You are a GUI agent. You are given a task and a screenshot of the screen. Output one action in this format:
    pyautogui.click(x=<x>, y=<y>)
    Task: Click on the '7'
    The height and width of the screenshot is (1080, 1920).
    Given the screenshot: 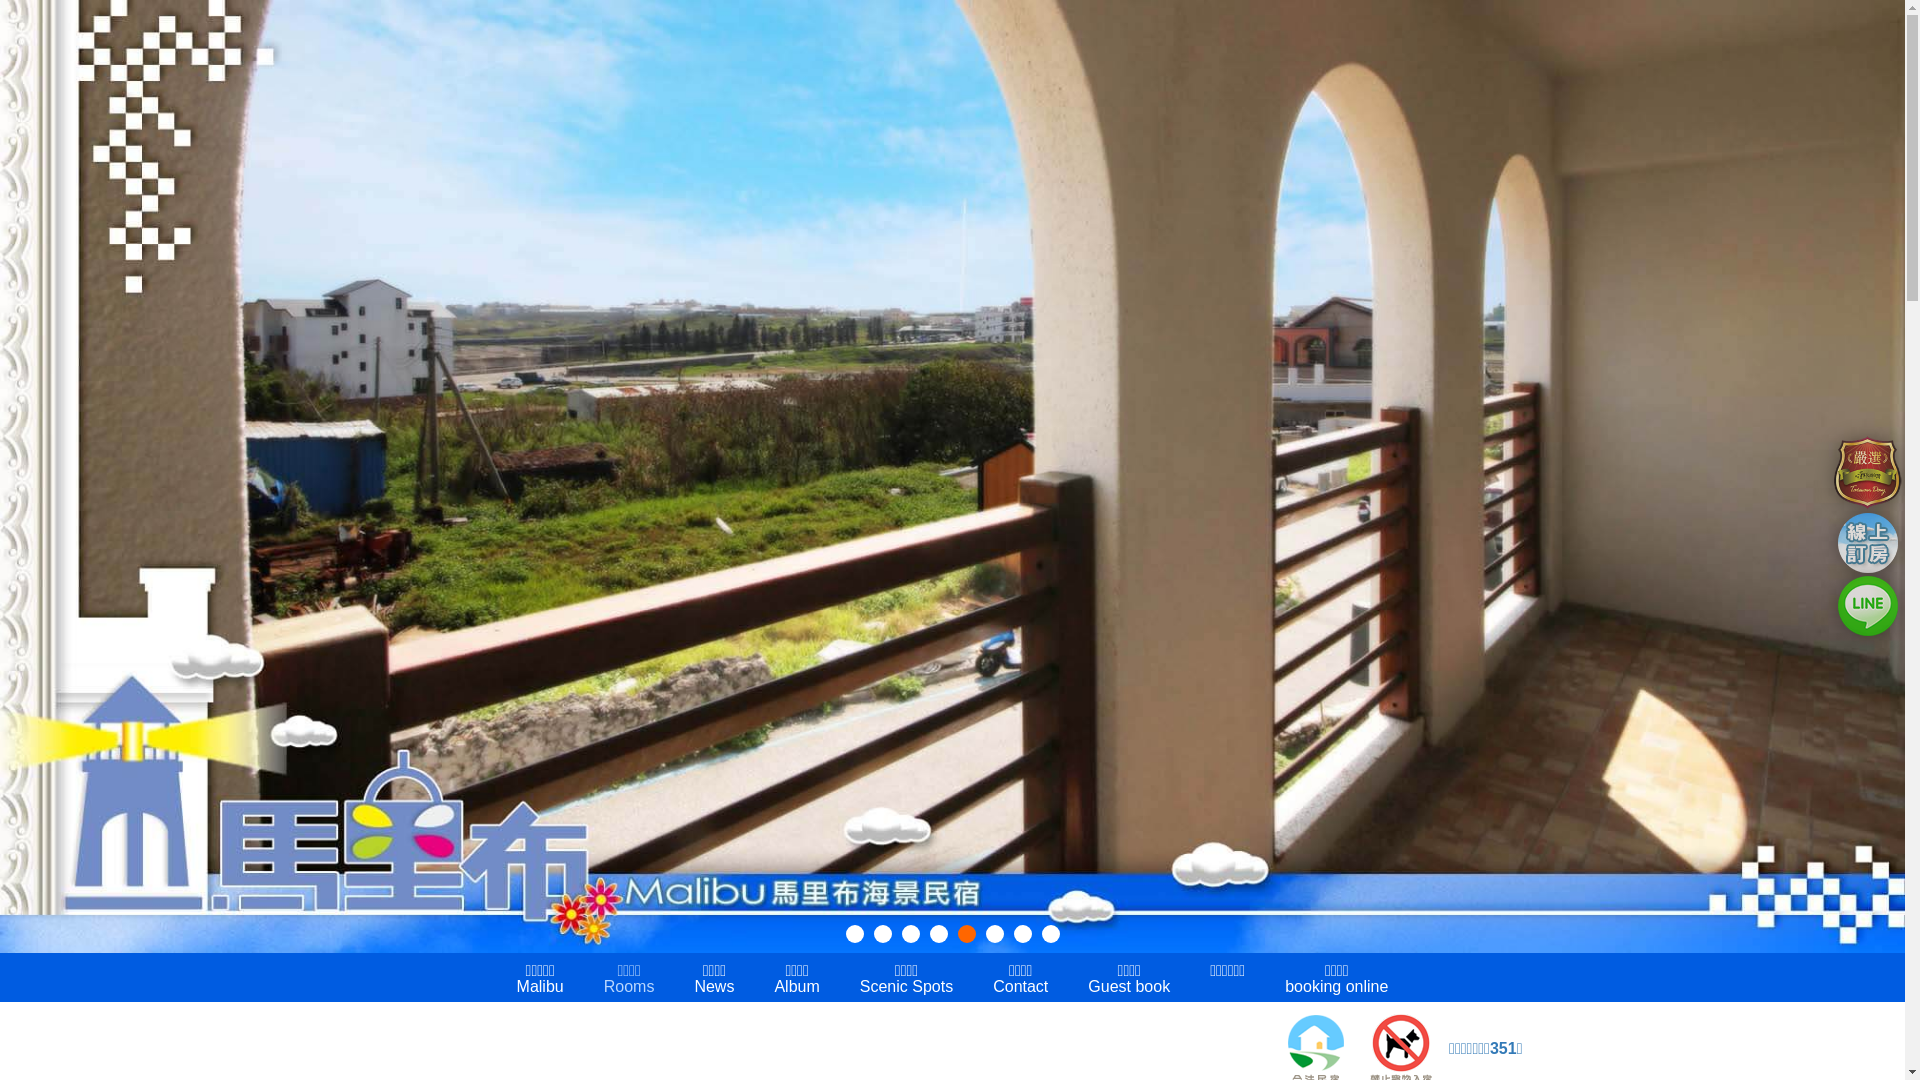 What is the action you would take?
    pyautogui.click(x=1013, y=933)
    